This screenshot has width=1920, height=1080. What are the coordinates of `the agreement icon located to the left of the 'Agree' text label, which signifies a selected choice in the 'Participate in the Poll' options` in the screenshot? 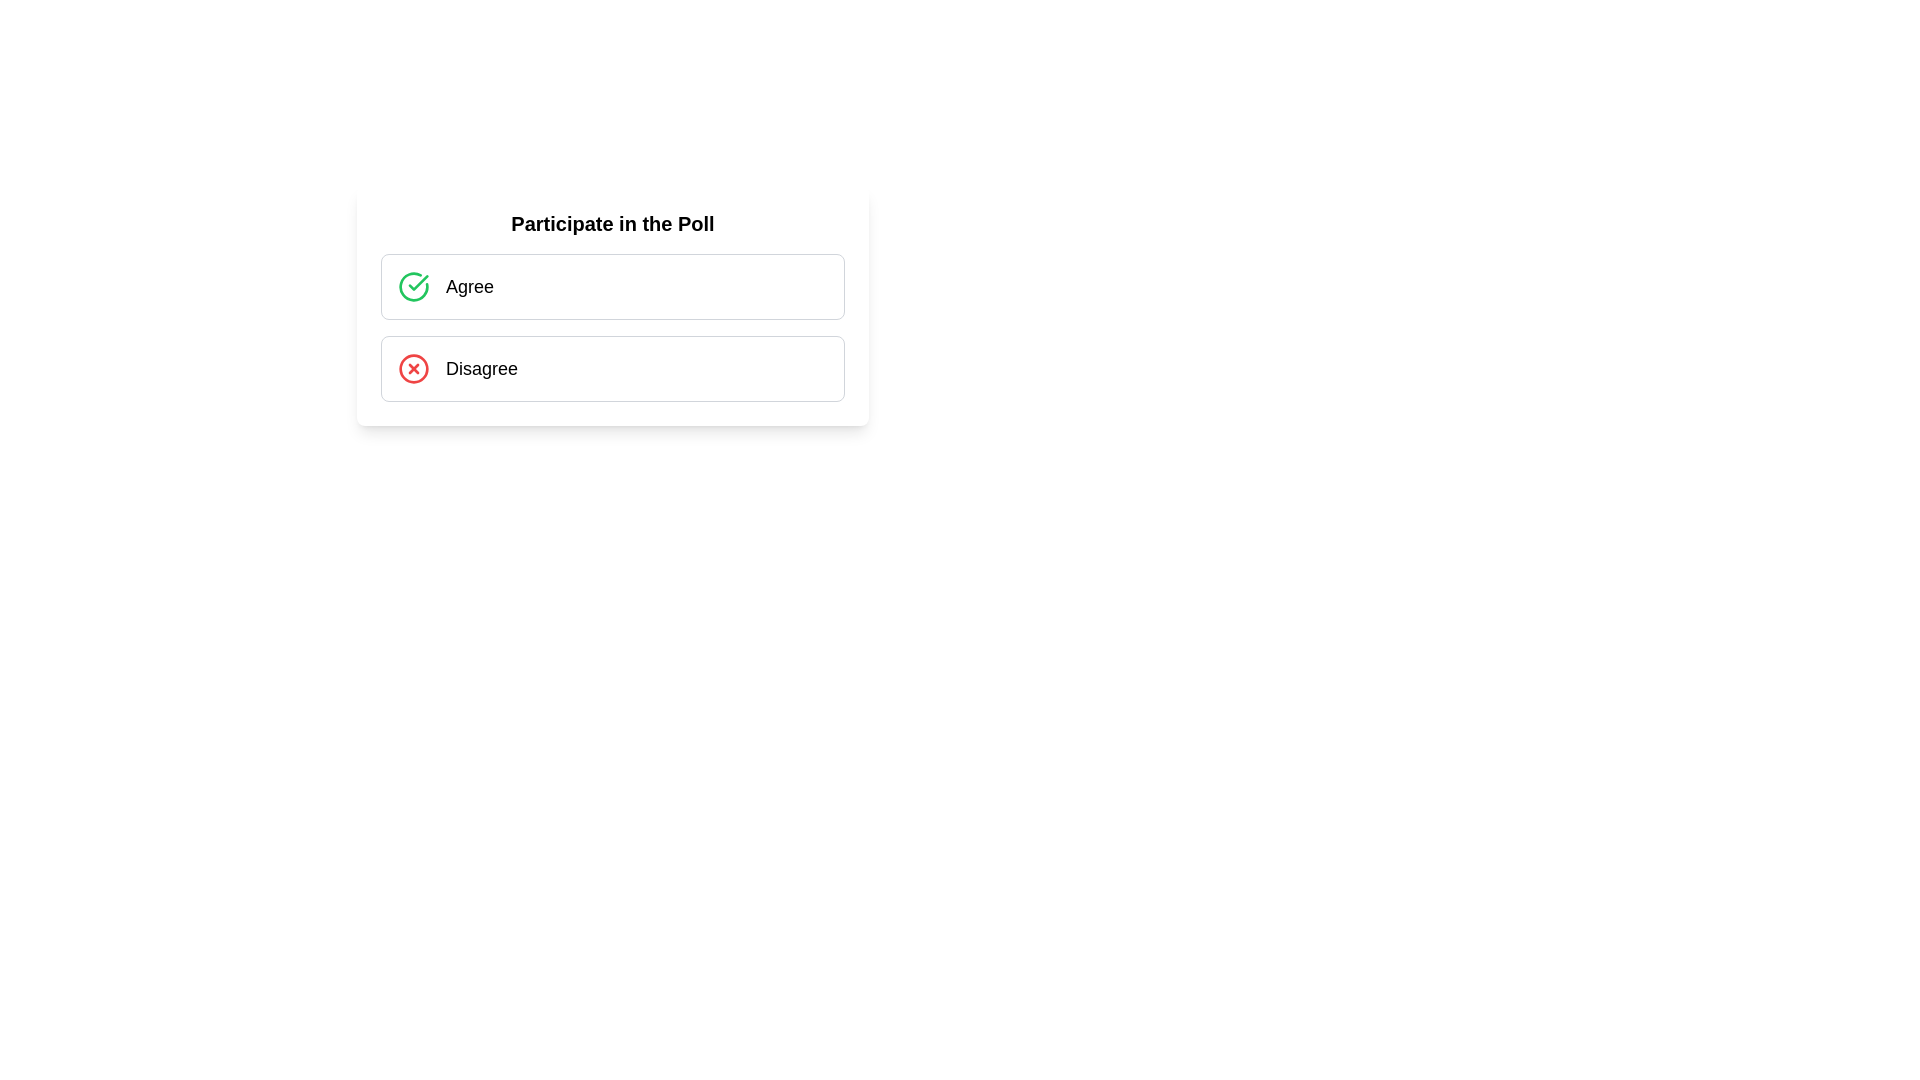 It's located at (412, 286).